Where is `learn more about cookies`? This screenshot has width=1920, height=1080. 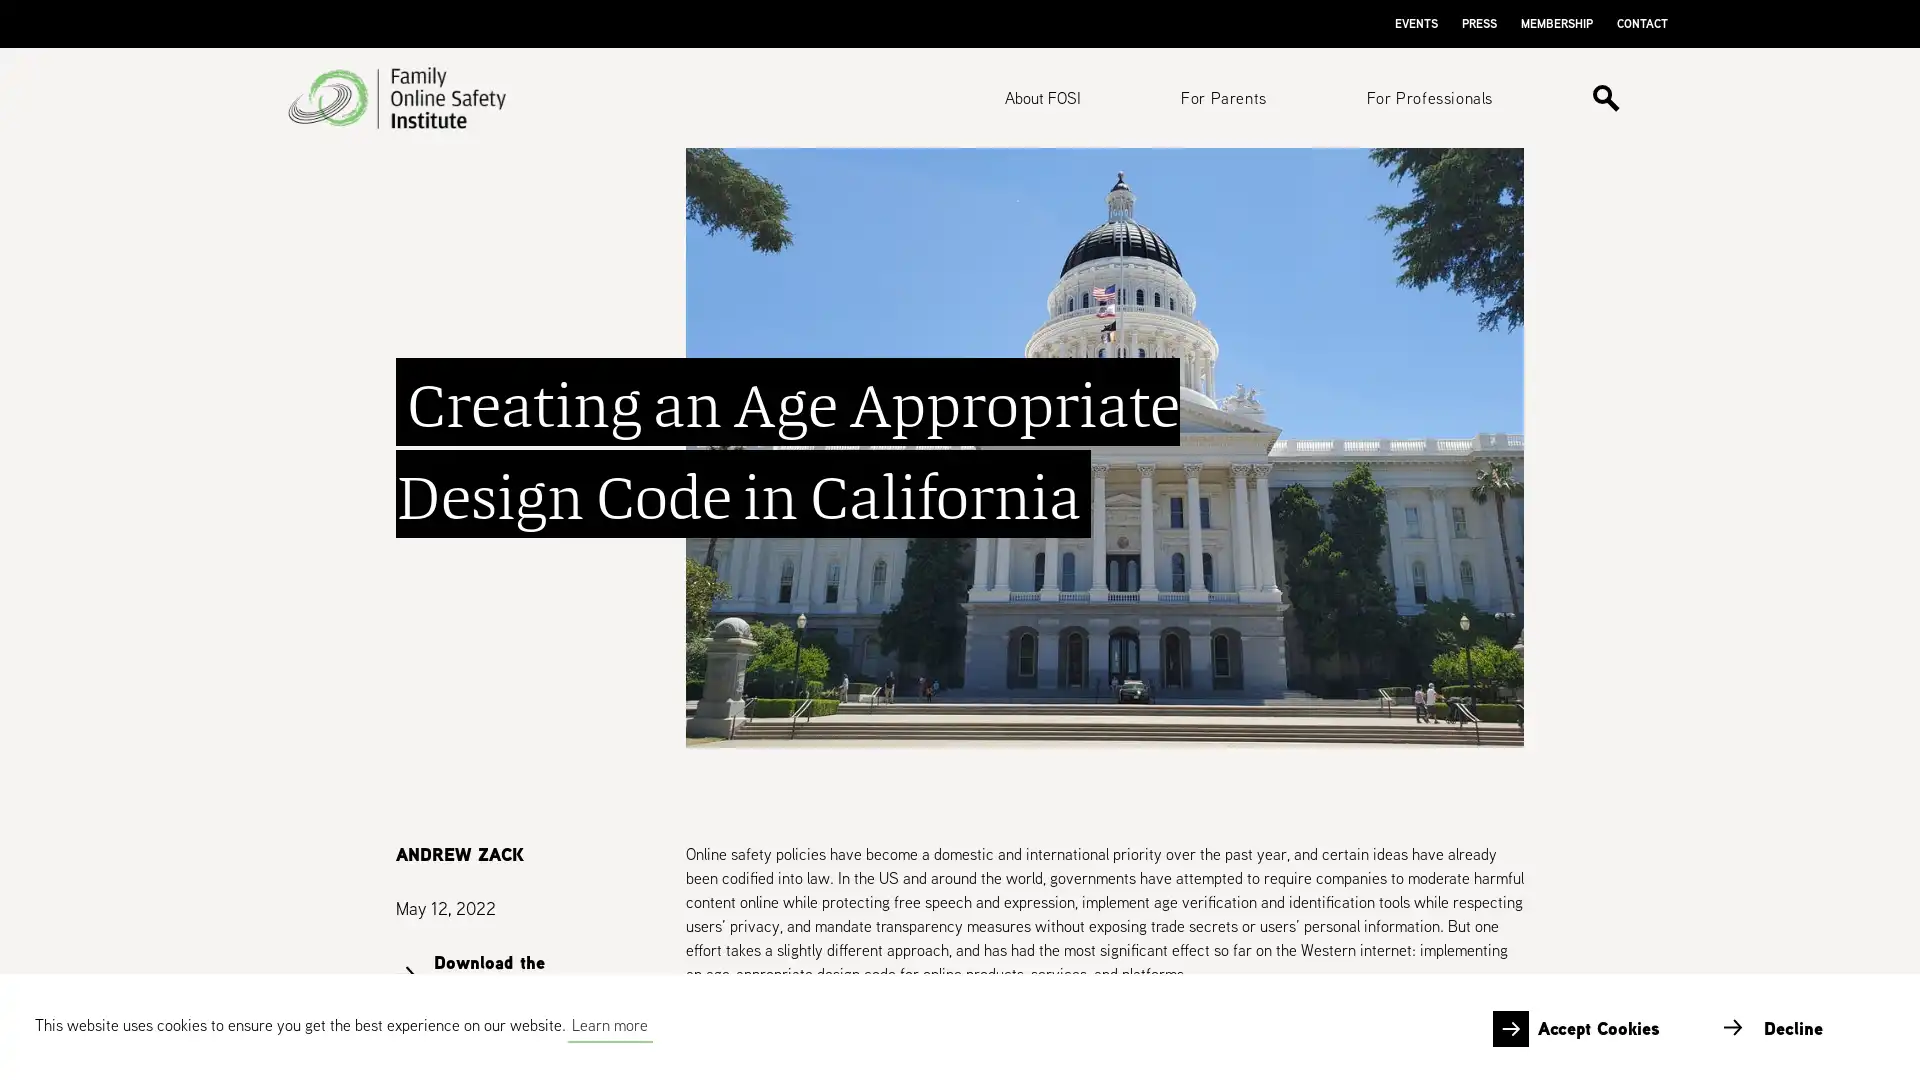
learn more about cookies is located at coordinates (609, 1026).